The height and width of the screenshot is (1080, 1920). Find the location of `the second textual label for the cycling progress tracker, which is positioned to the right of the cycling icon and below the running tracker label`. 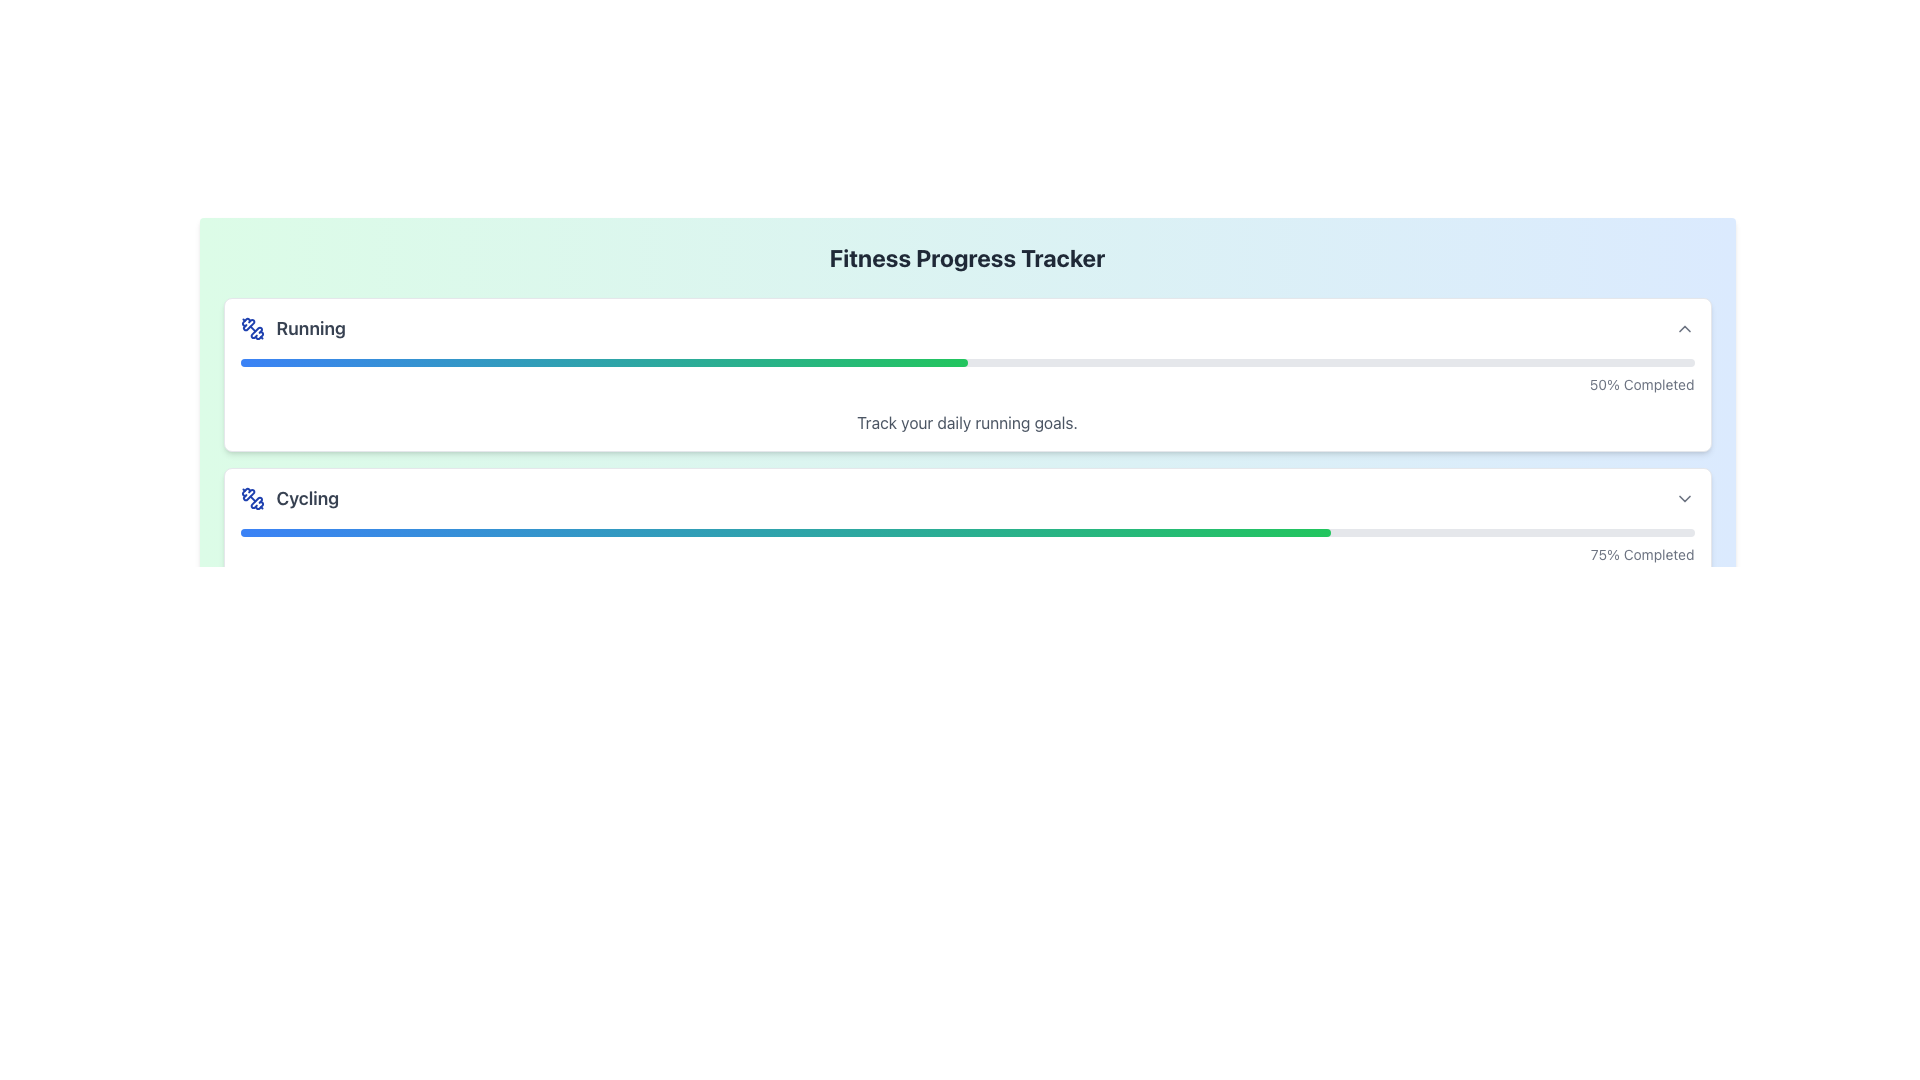

the second textual label for the cycling progress tracker, which is positioned to the right of the cycling icon and below the running tracker label is located at coordinates (306, 497).